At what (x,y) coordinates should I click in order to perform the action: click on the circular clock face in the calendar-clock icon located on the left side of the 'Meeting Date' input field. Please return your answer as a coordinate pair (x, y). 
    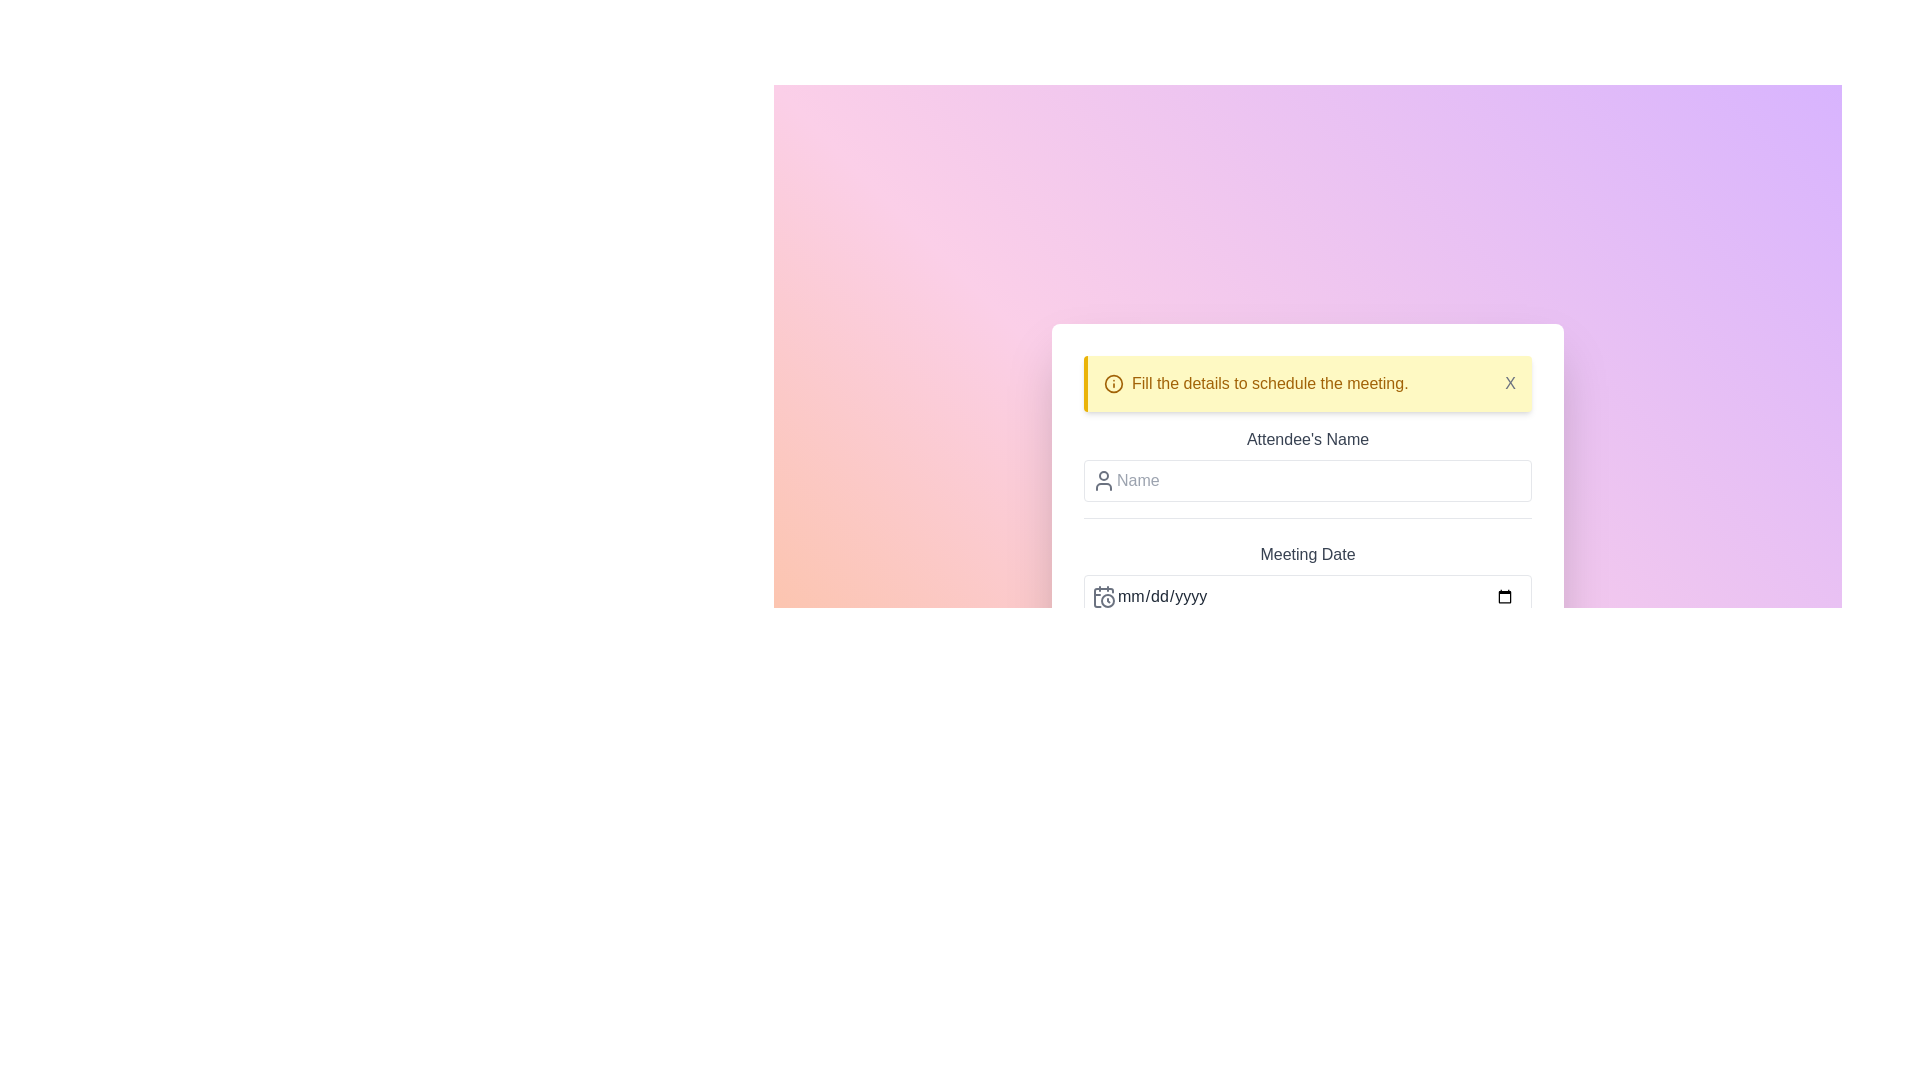
    Looking at the image, I should click on (1107, 600).